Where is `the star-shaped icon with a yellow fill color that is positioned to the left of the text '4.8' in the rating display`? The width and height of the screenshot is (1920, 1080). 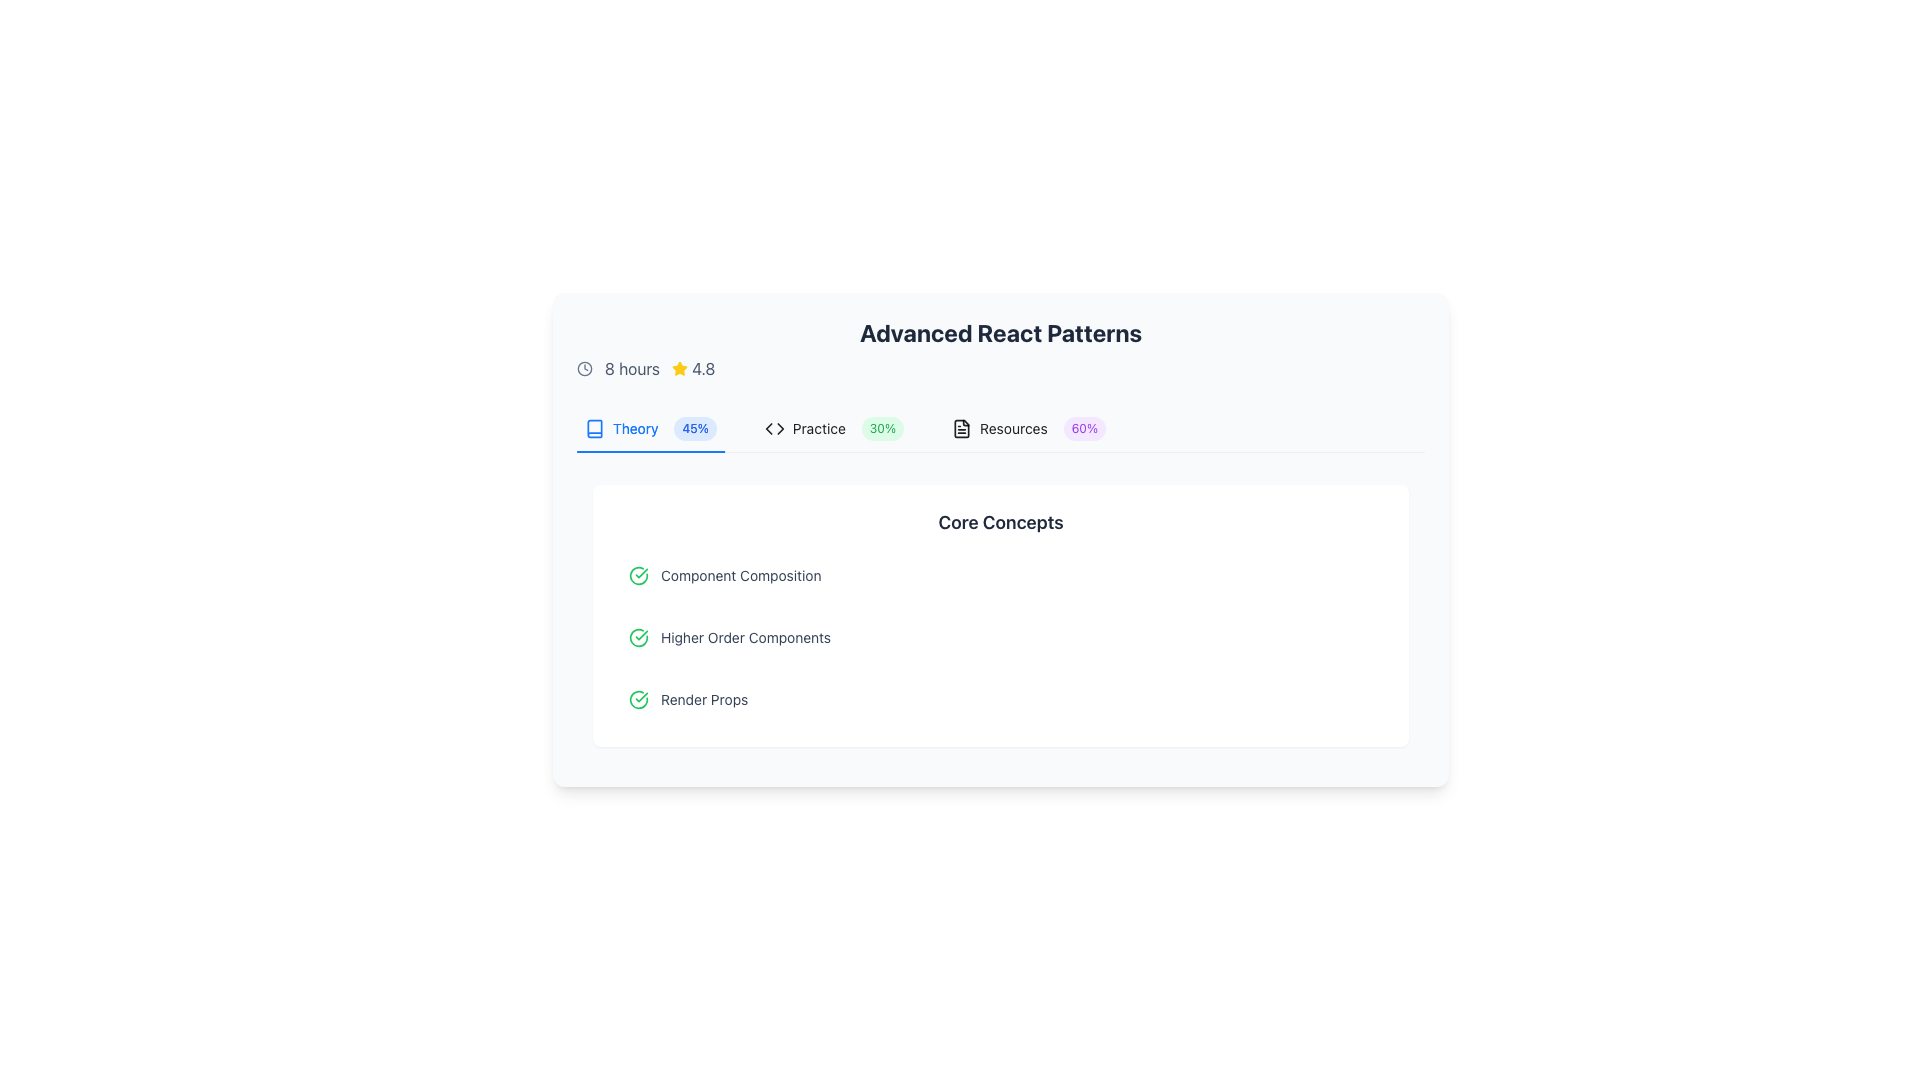 the star-shaped icon with a yellow fill color that is positioned to the left of the text '4.8' in the rating display is located at coordinates (680, 369).